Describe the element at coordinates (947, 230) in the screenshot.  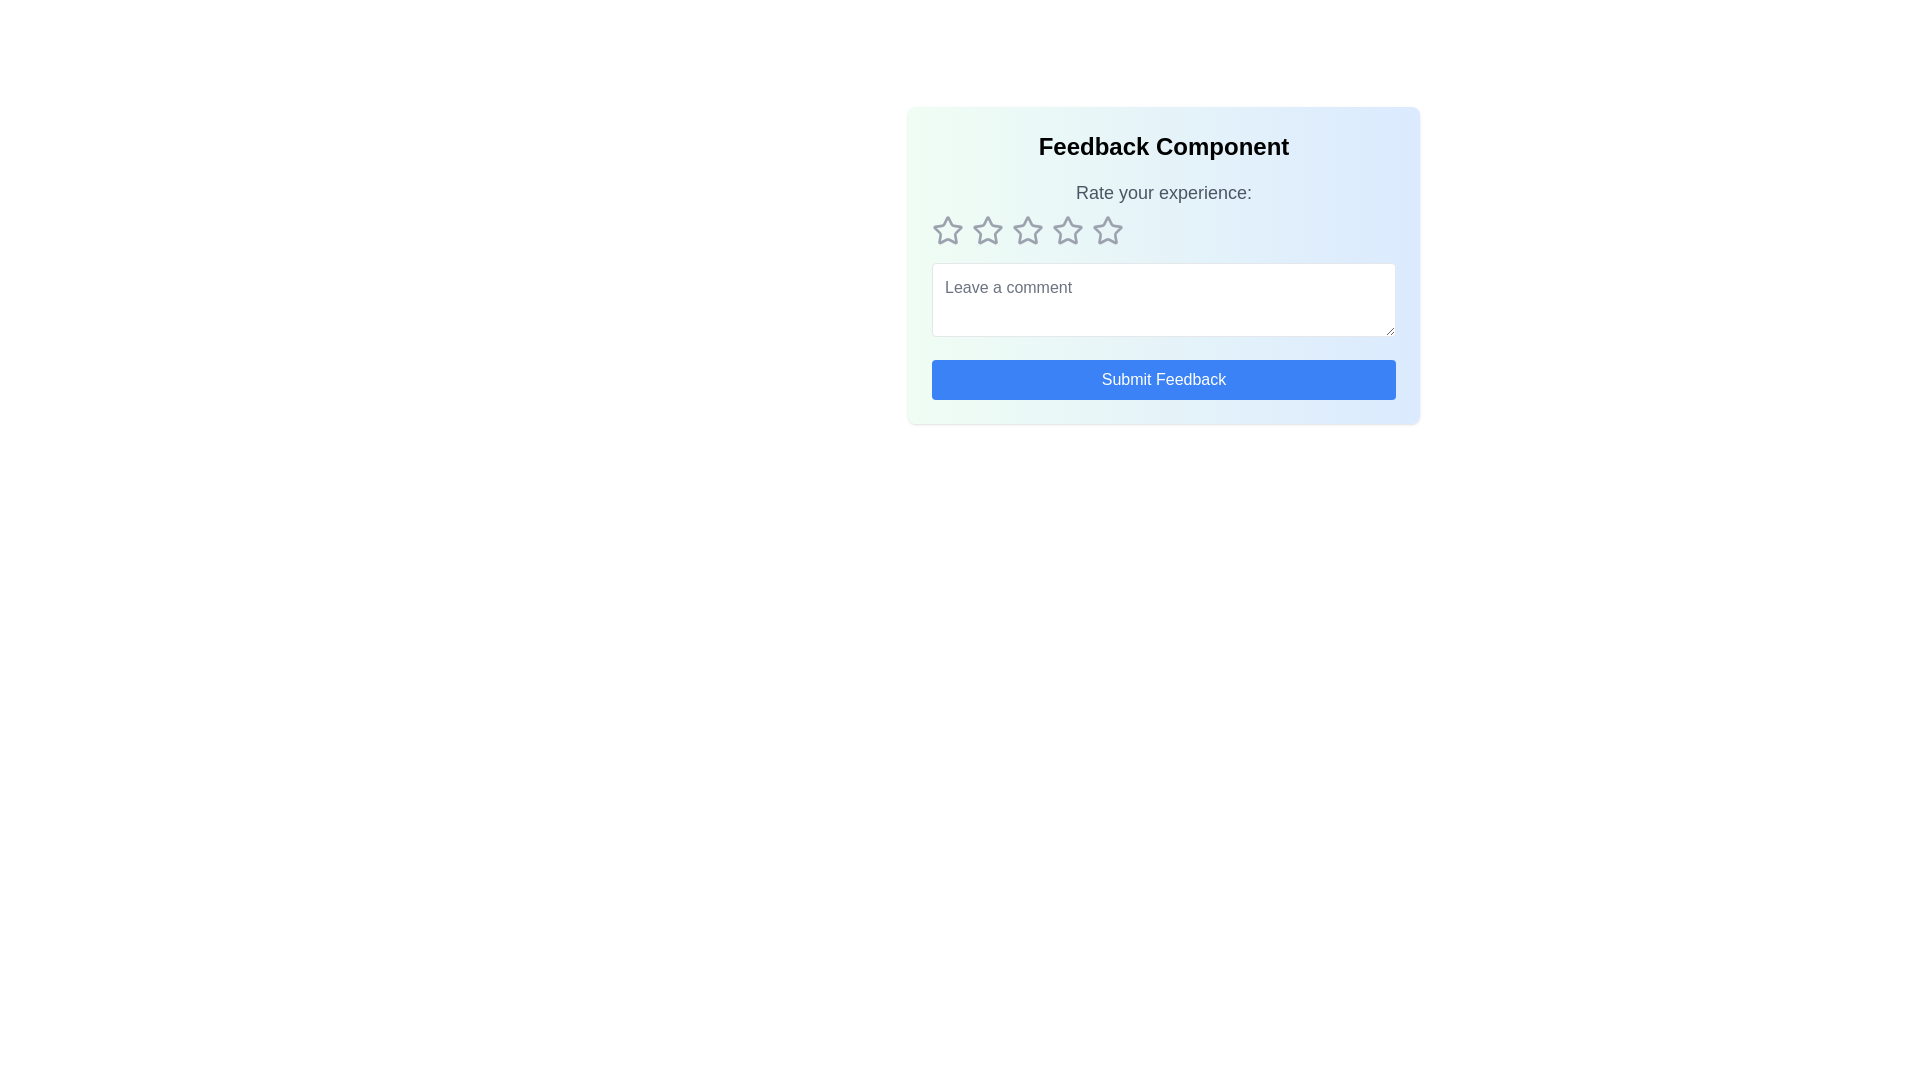
I see `the first gray star icon in the row of five rating stars` at that location.